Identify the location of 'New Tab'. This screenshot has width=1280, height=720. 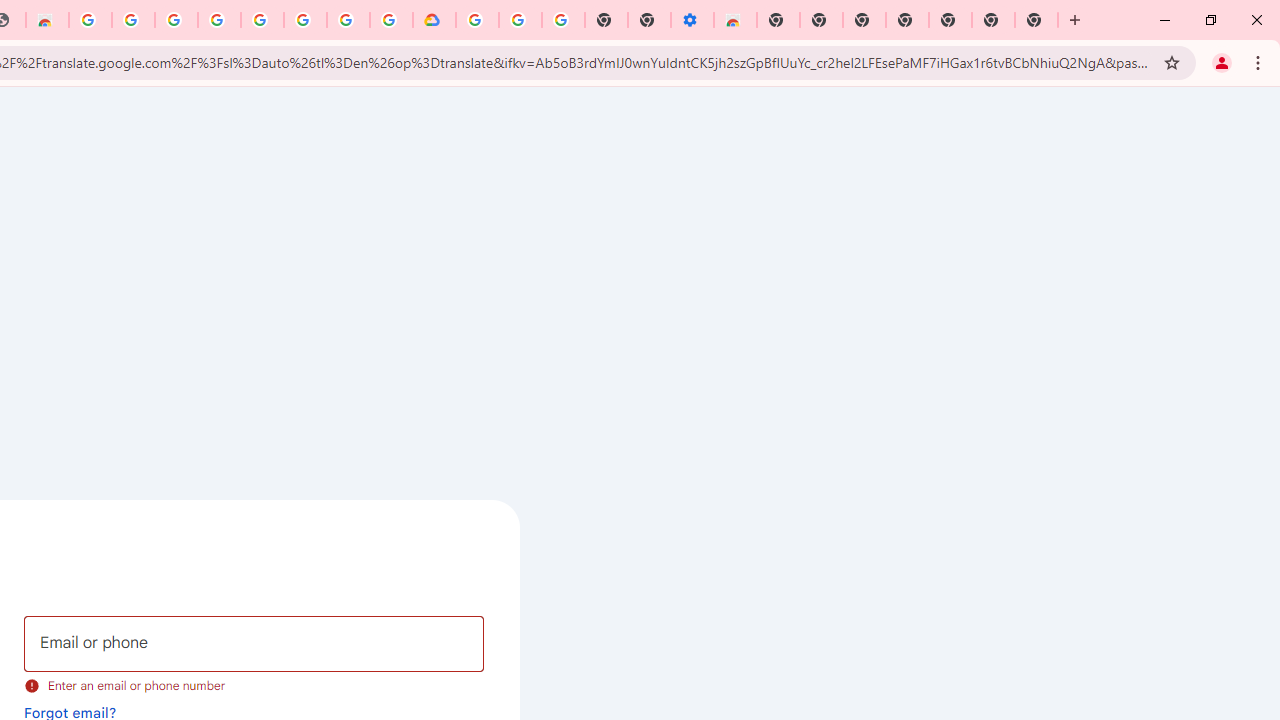
(1036, 20).